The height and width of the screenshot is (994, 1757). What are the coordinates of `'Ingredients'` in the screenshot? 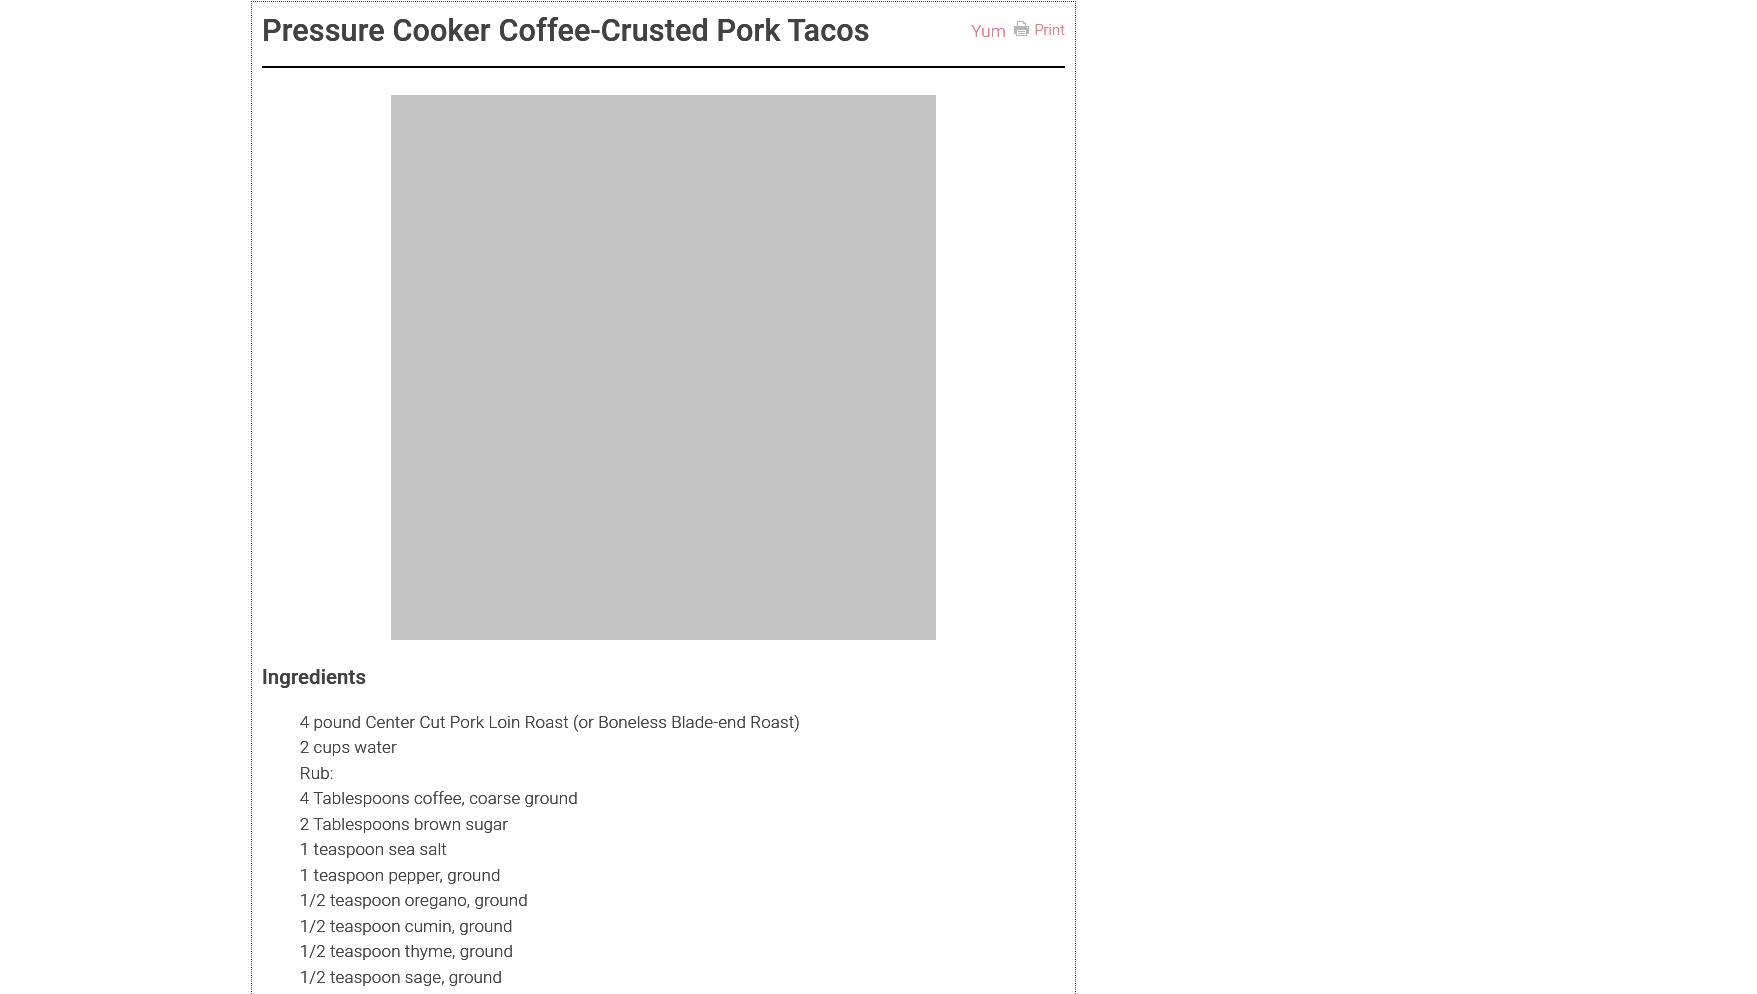 It's located at (313, 675).